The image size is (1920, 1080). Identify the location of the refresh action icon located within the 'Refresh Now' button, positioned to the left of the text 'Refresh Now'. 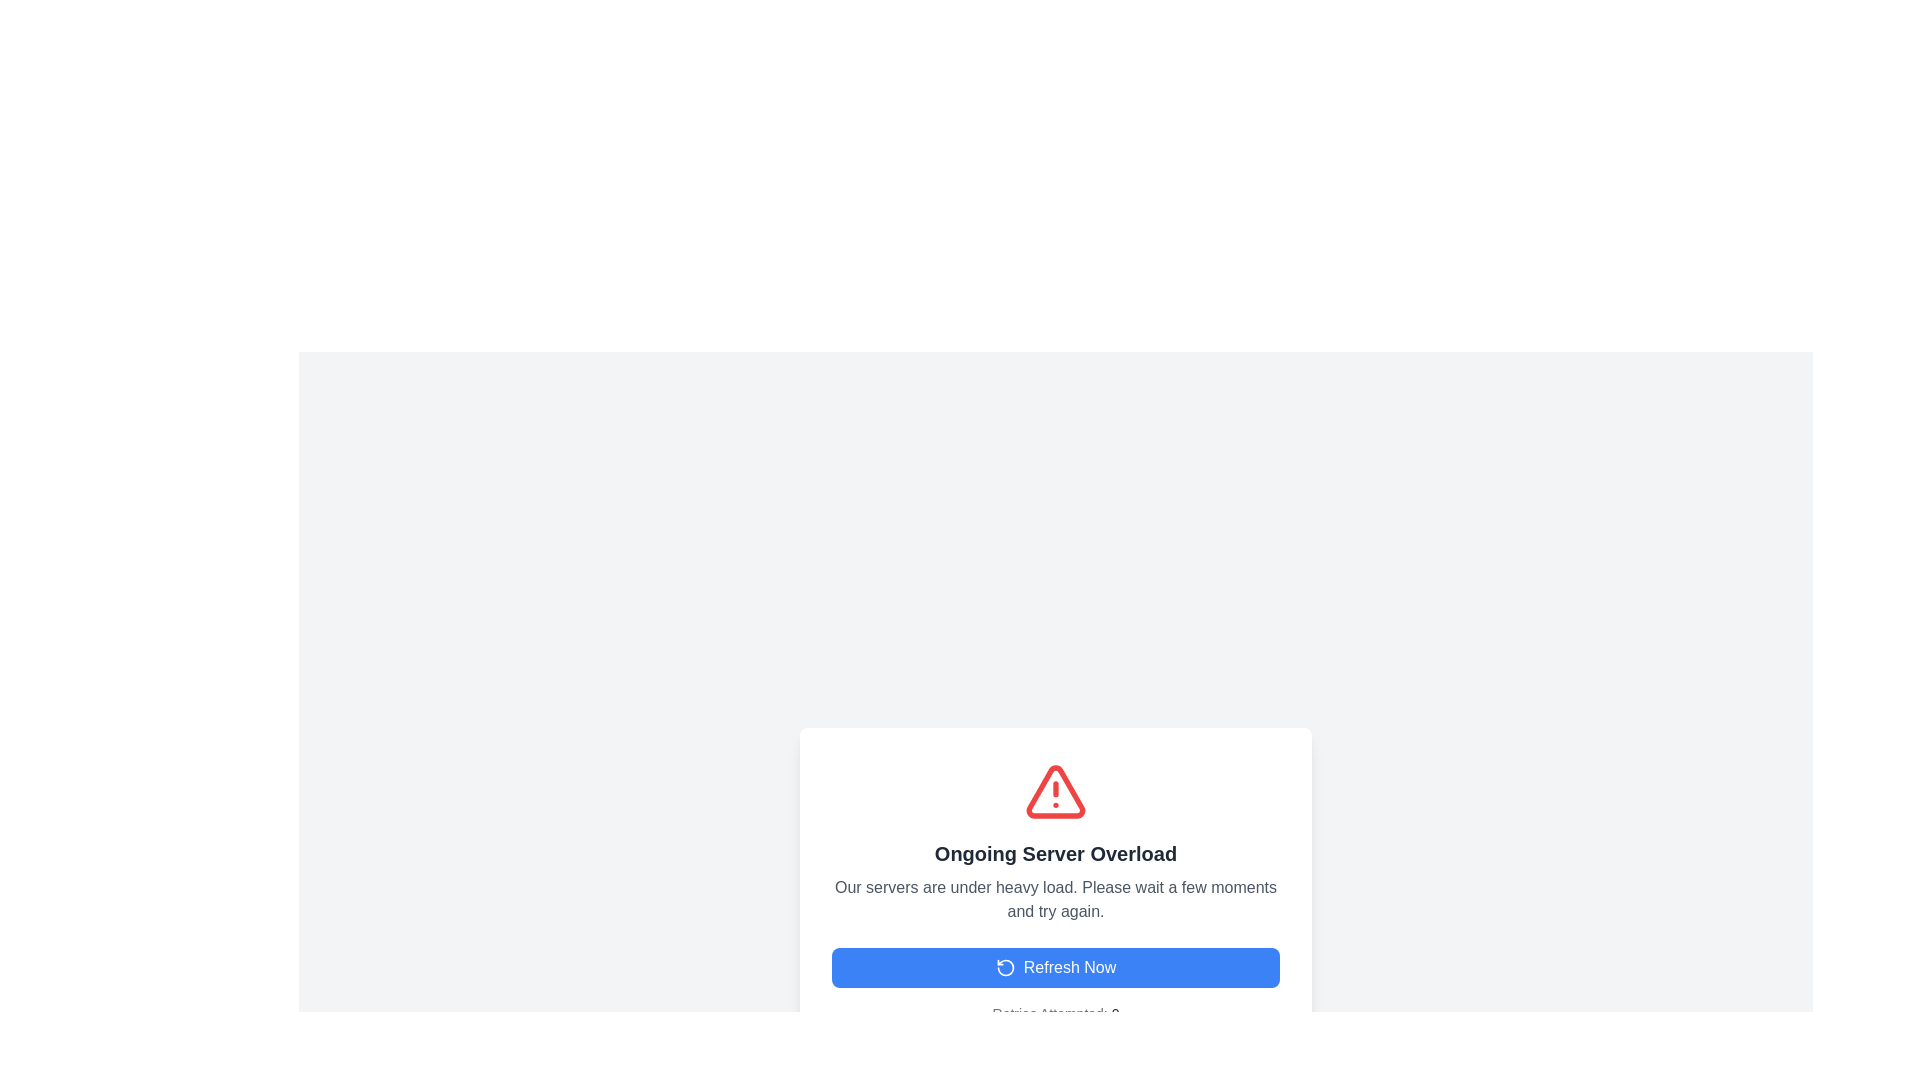
(1005, 967).